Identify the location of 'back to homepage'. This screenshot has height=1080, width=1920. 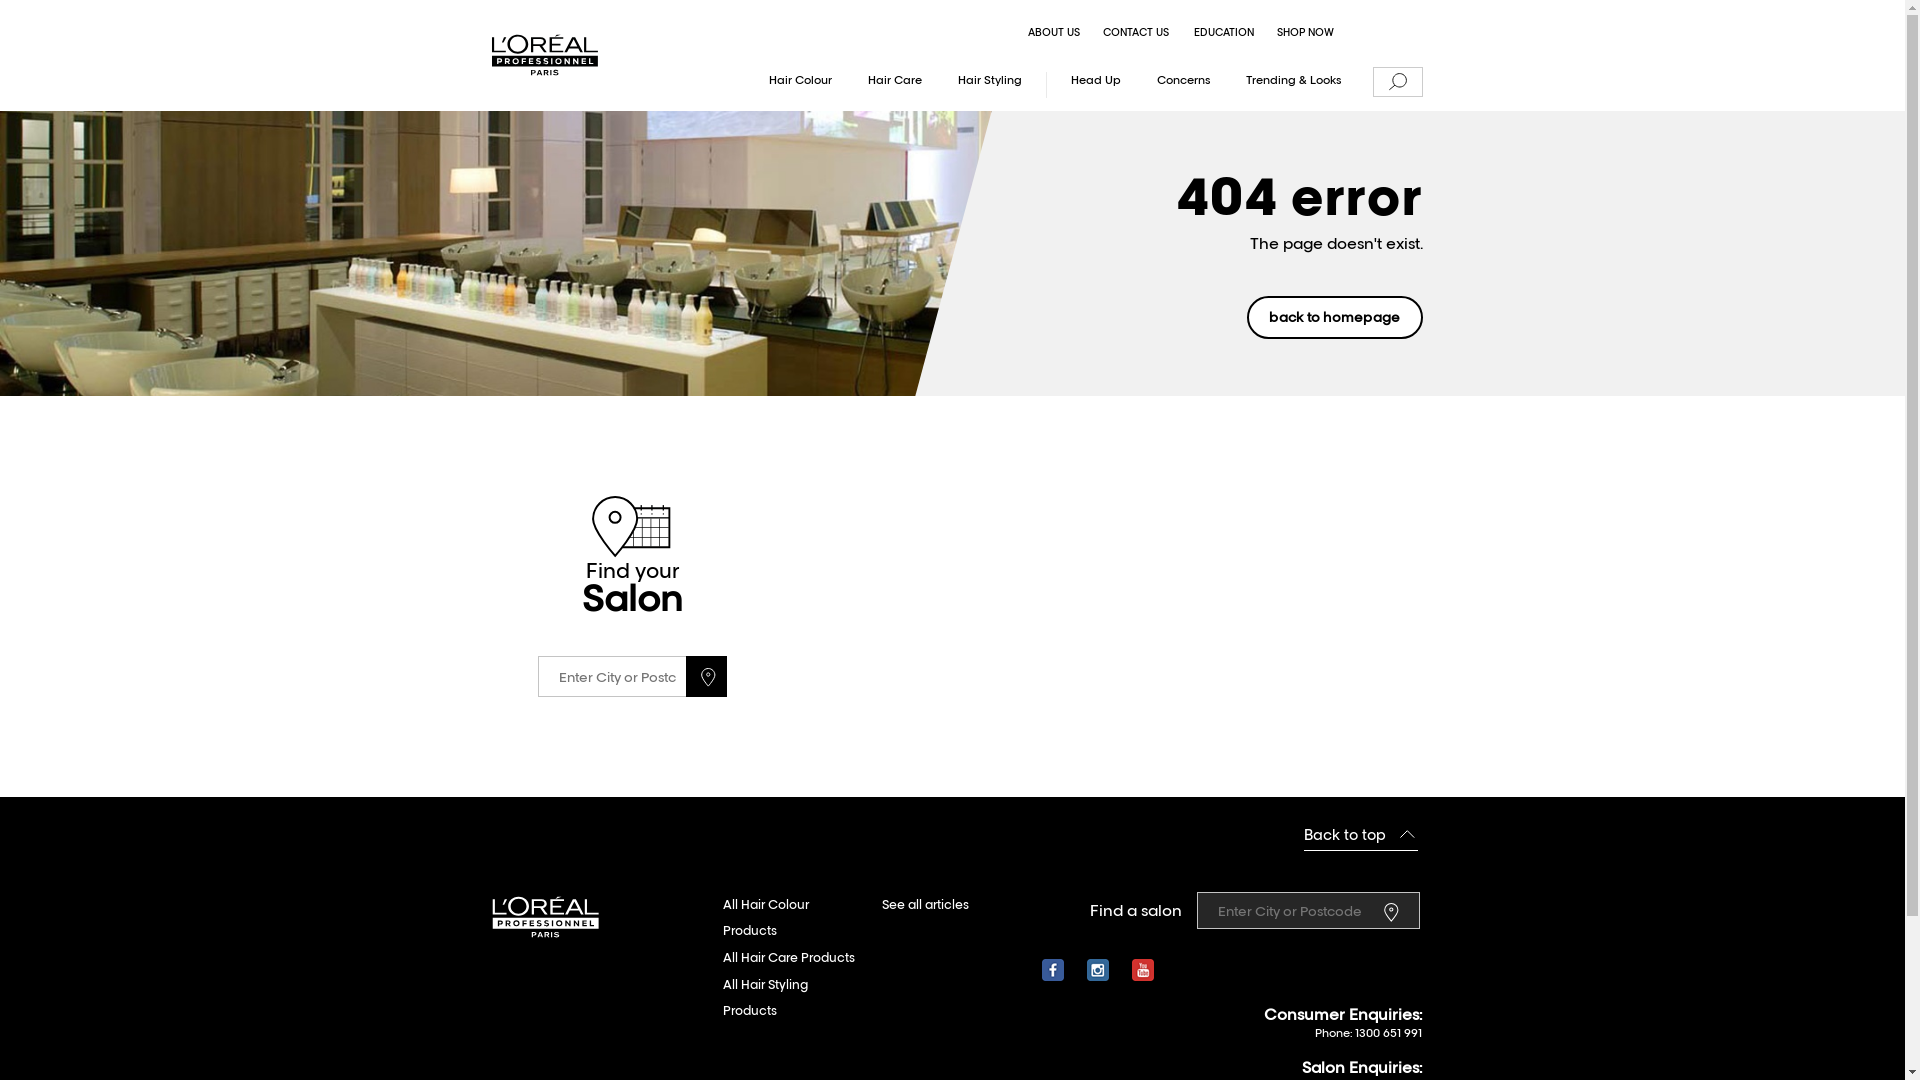
(1334, 316).